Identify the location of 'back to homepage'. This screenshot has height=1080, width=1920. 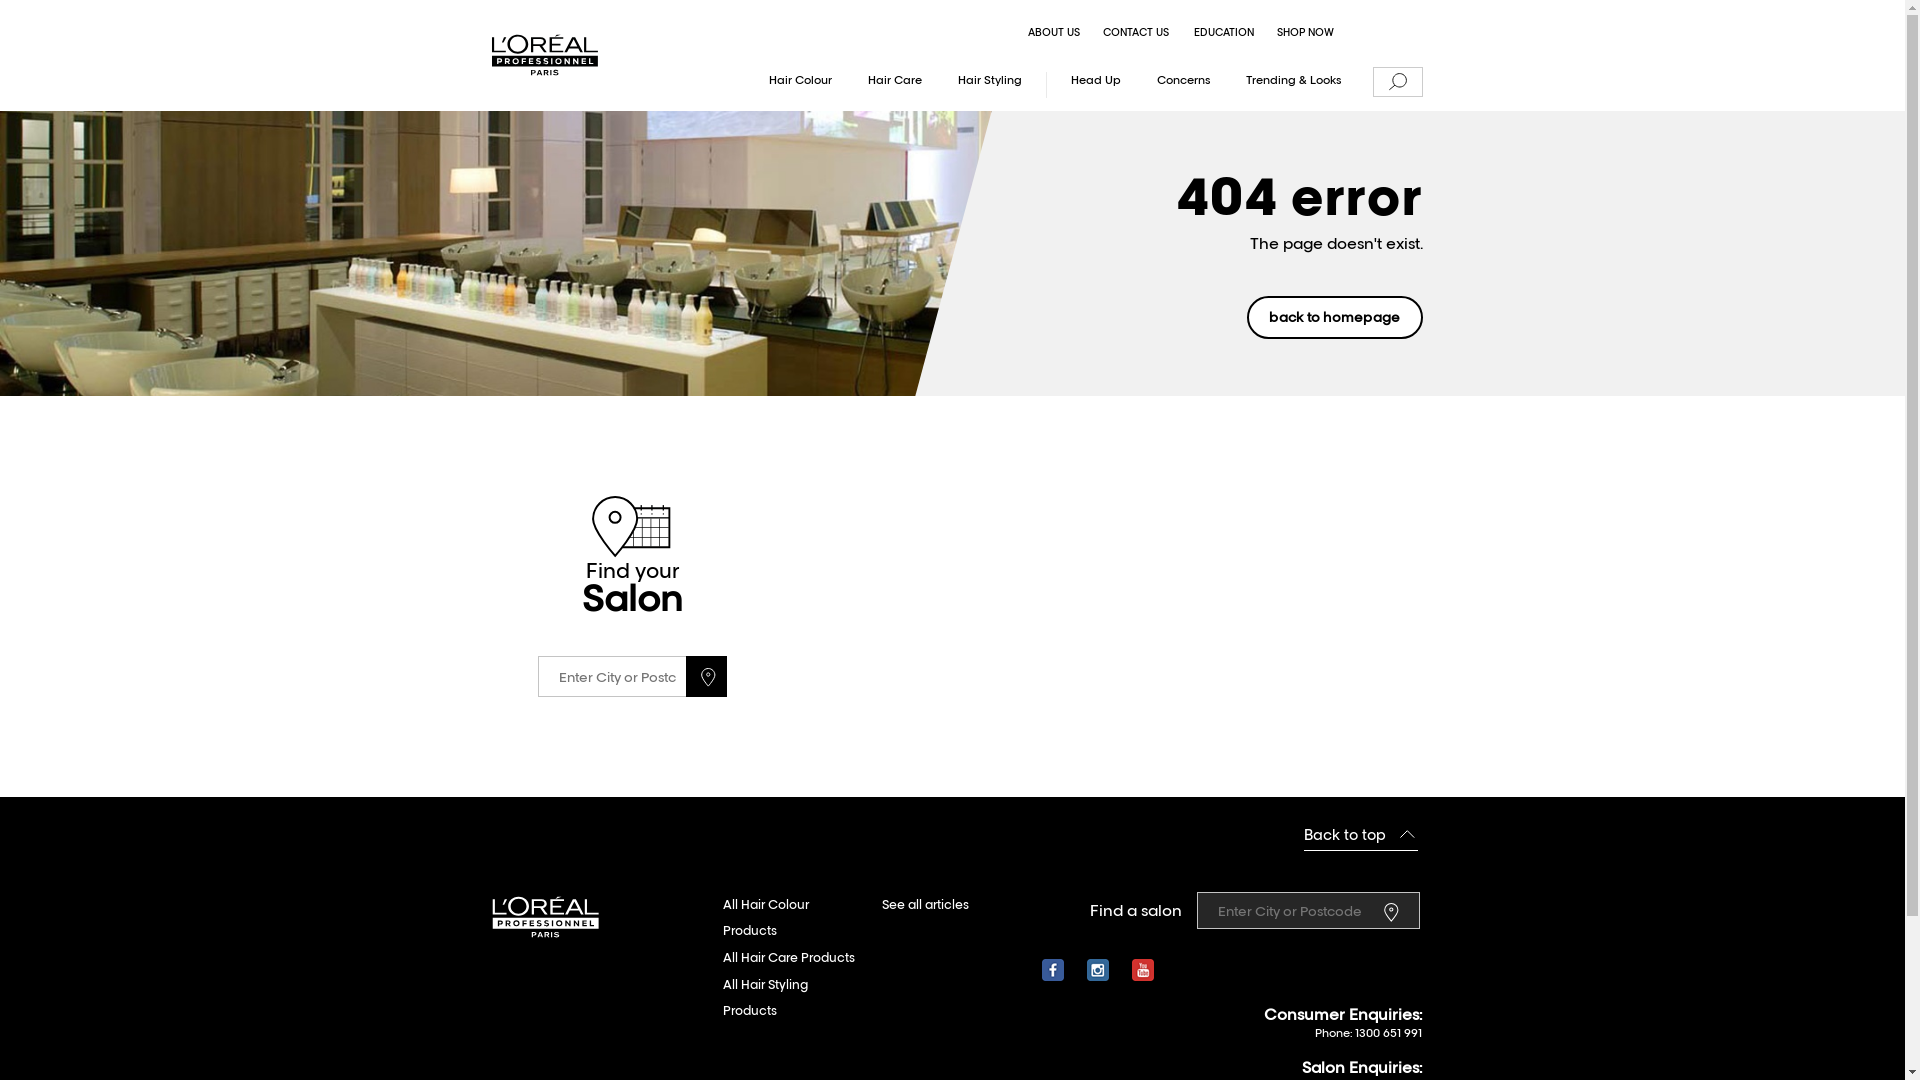
(1334, 316).